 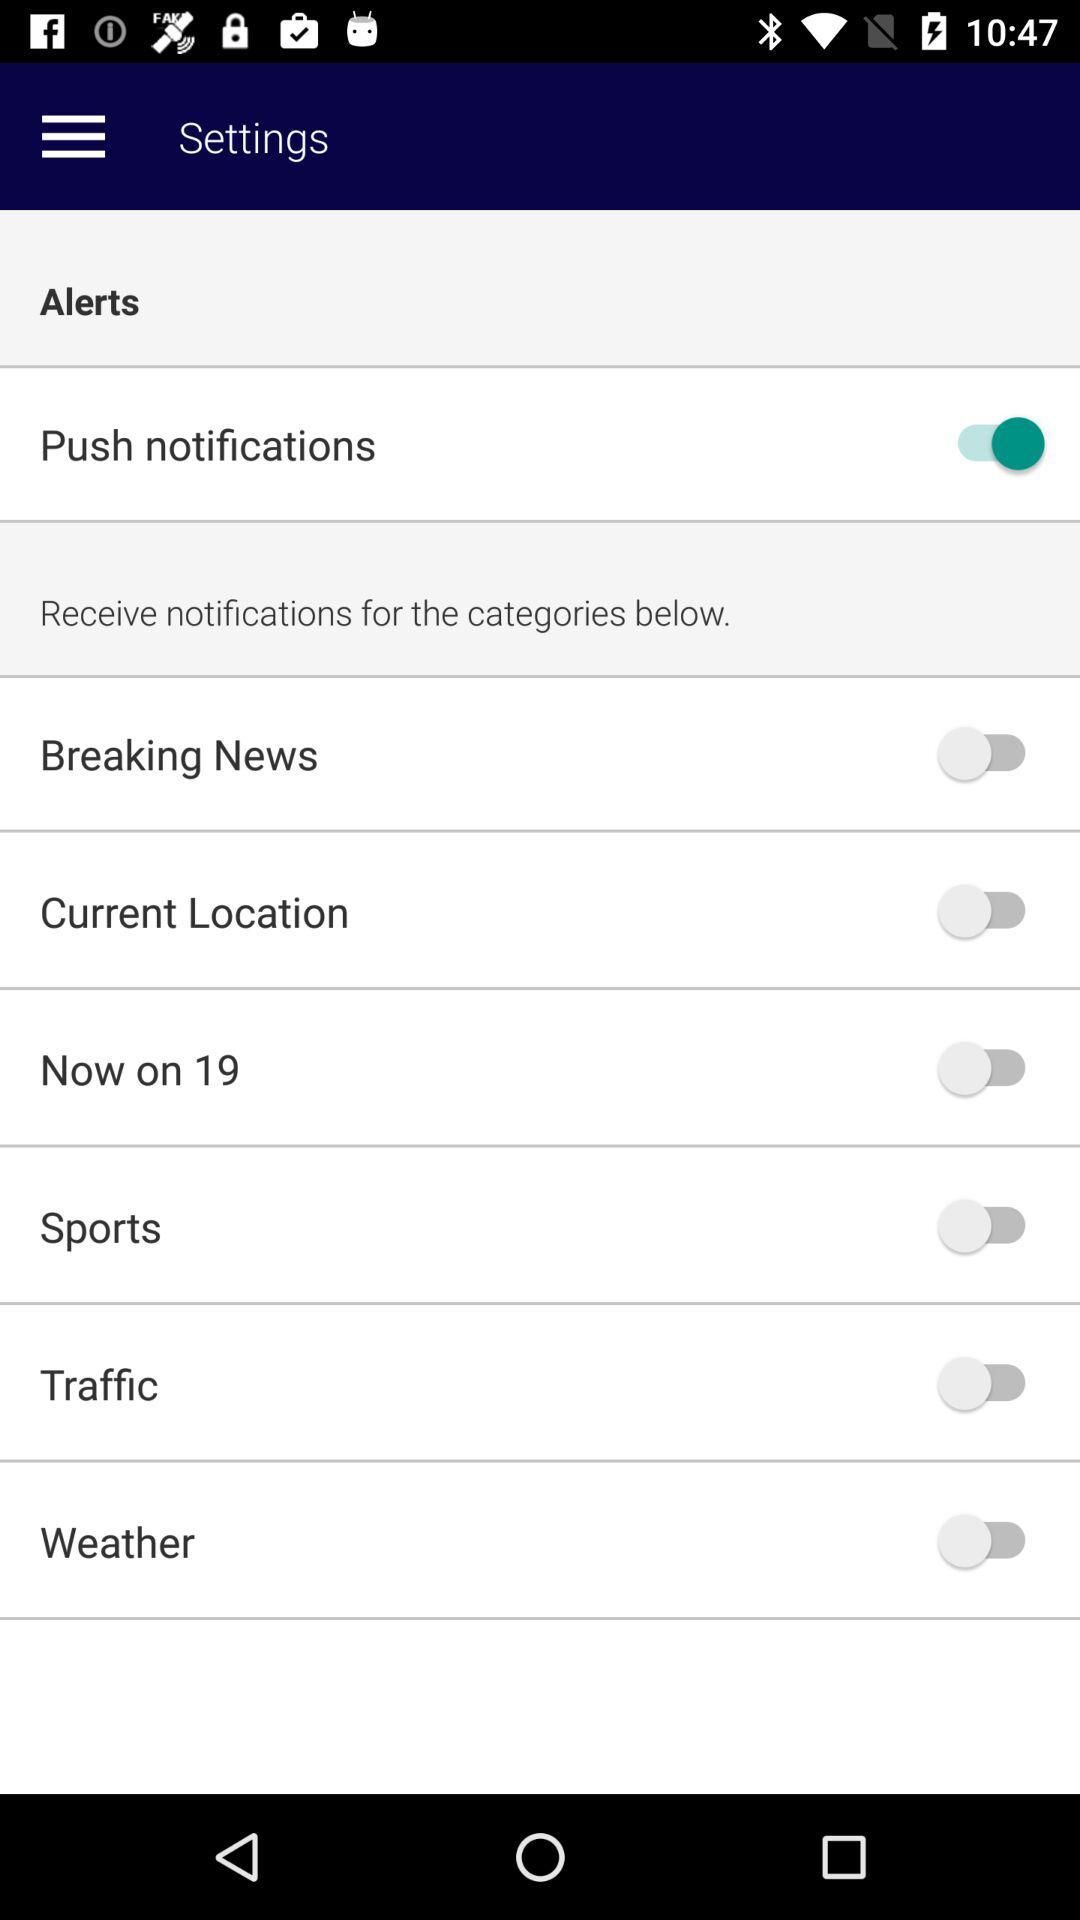 I want to click on turn-off current location, so click(x=991, y=909).